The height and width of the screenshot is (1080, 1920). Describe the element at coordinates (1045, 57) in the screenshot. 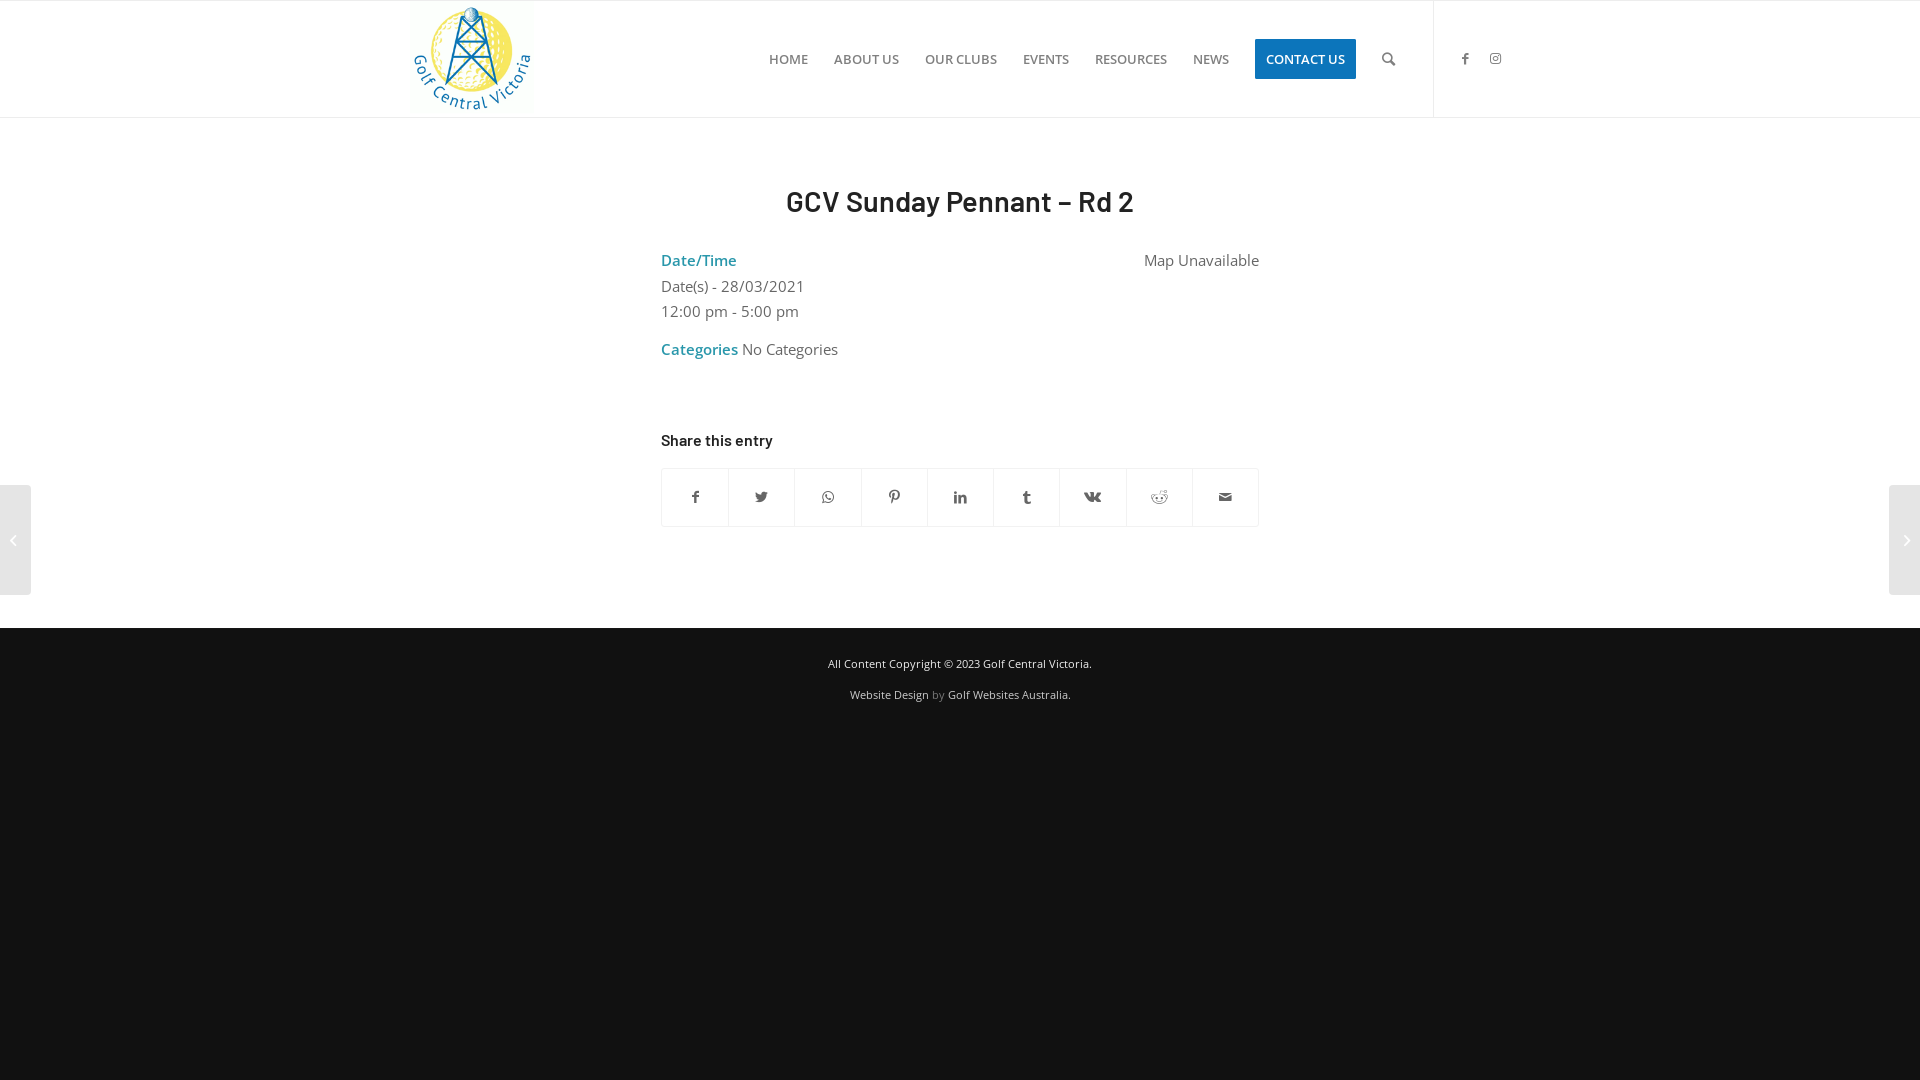

I see `'EVENTS'` at that location.